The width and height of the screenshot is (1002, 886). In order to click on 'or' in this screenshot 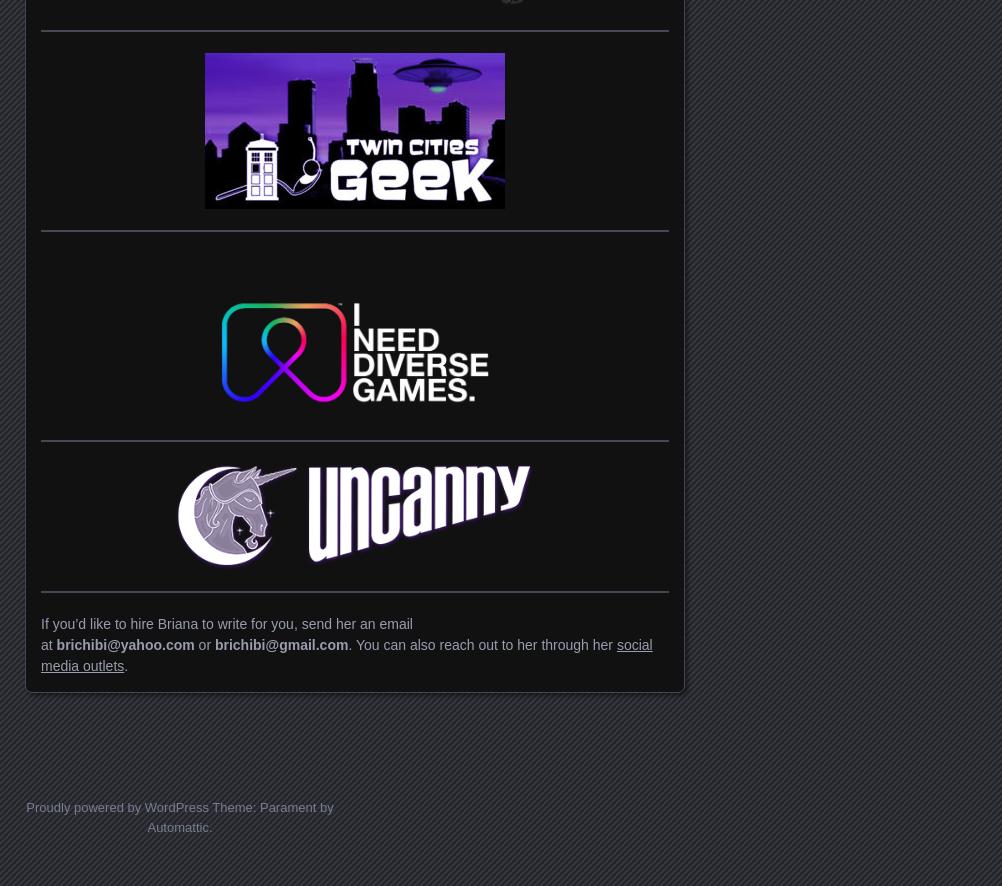, I will do `click(206, 644)`.